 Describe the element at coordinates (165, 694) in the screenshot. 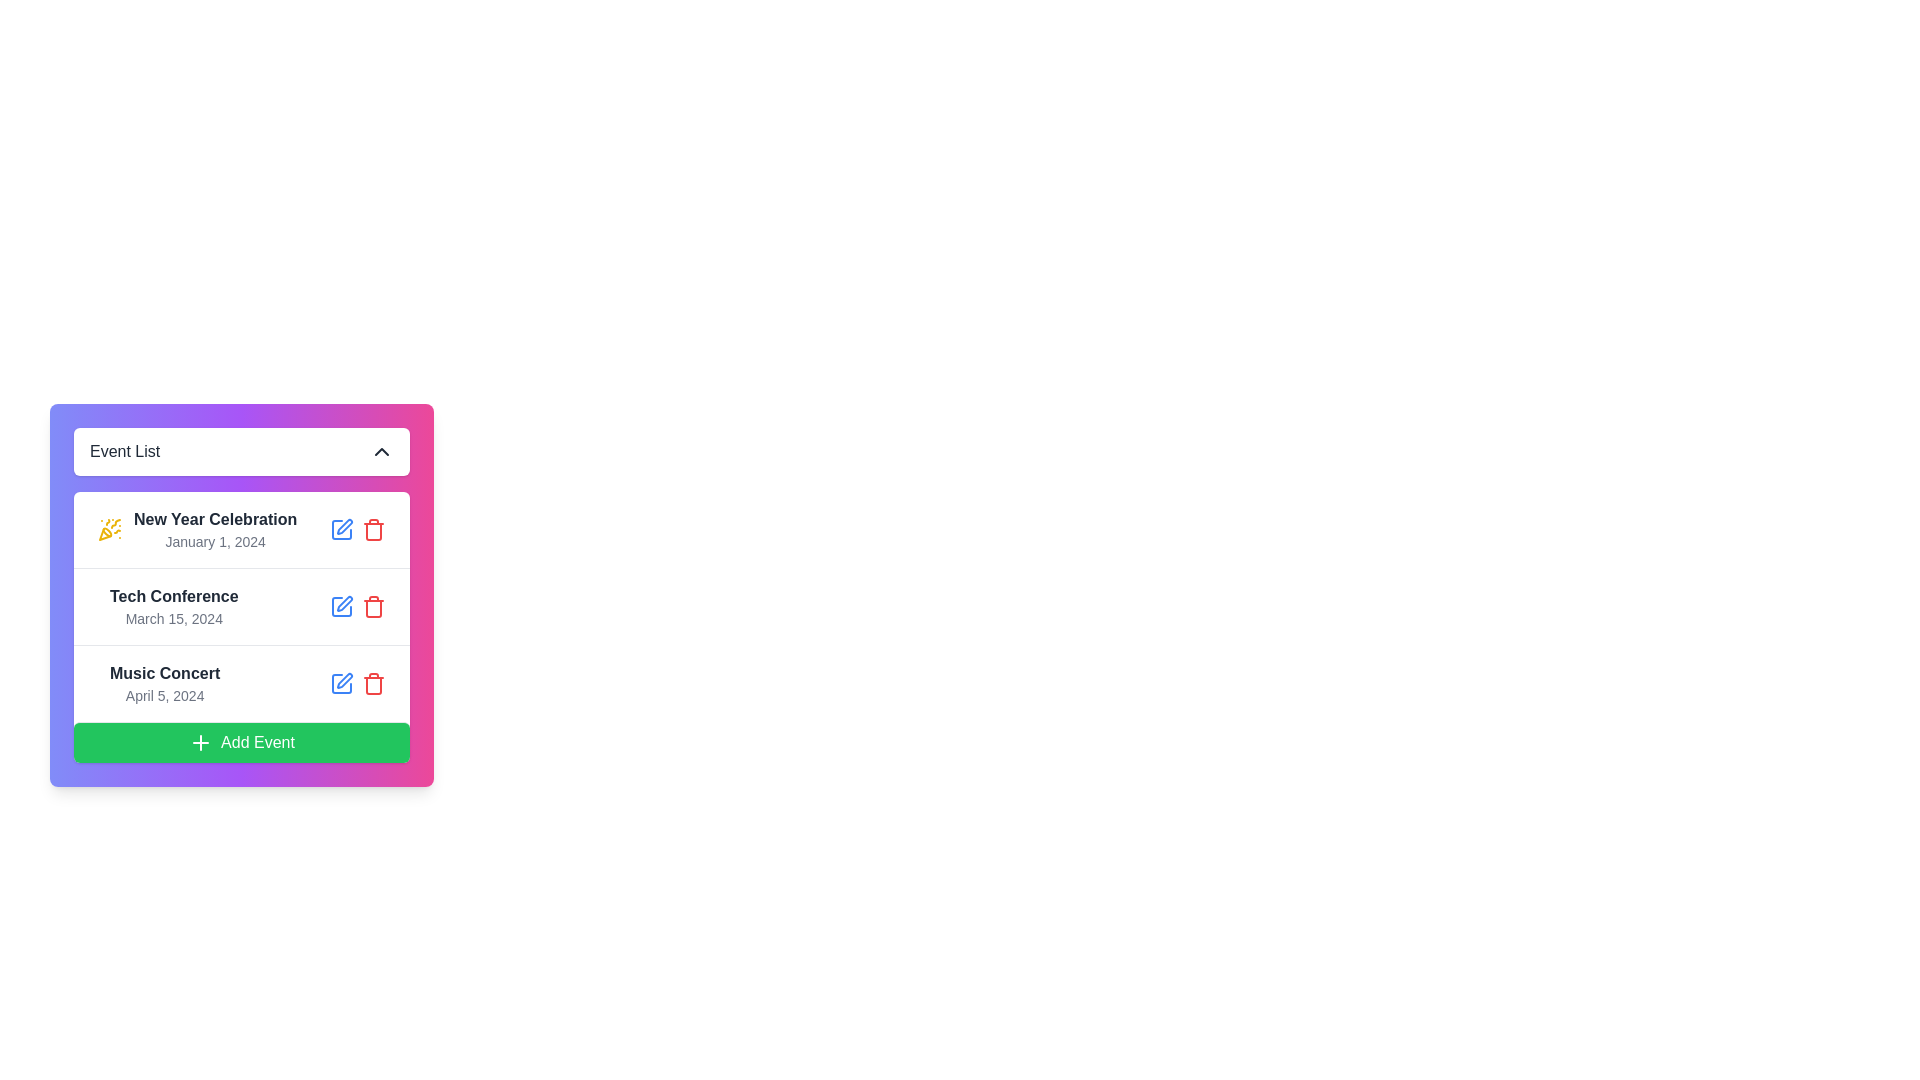

I see `the static text label displaying 'April 5, 2024', which is positioned below the 'Music Concert' title and aligned to the left` at that location.